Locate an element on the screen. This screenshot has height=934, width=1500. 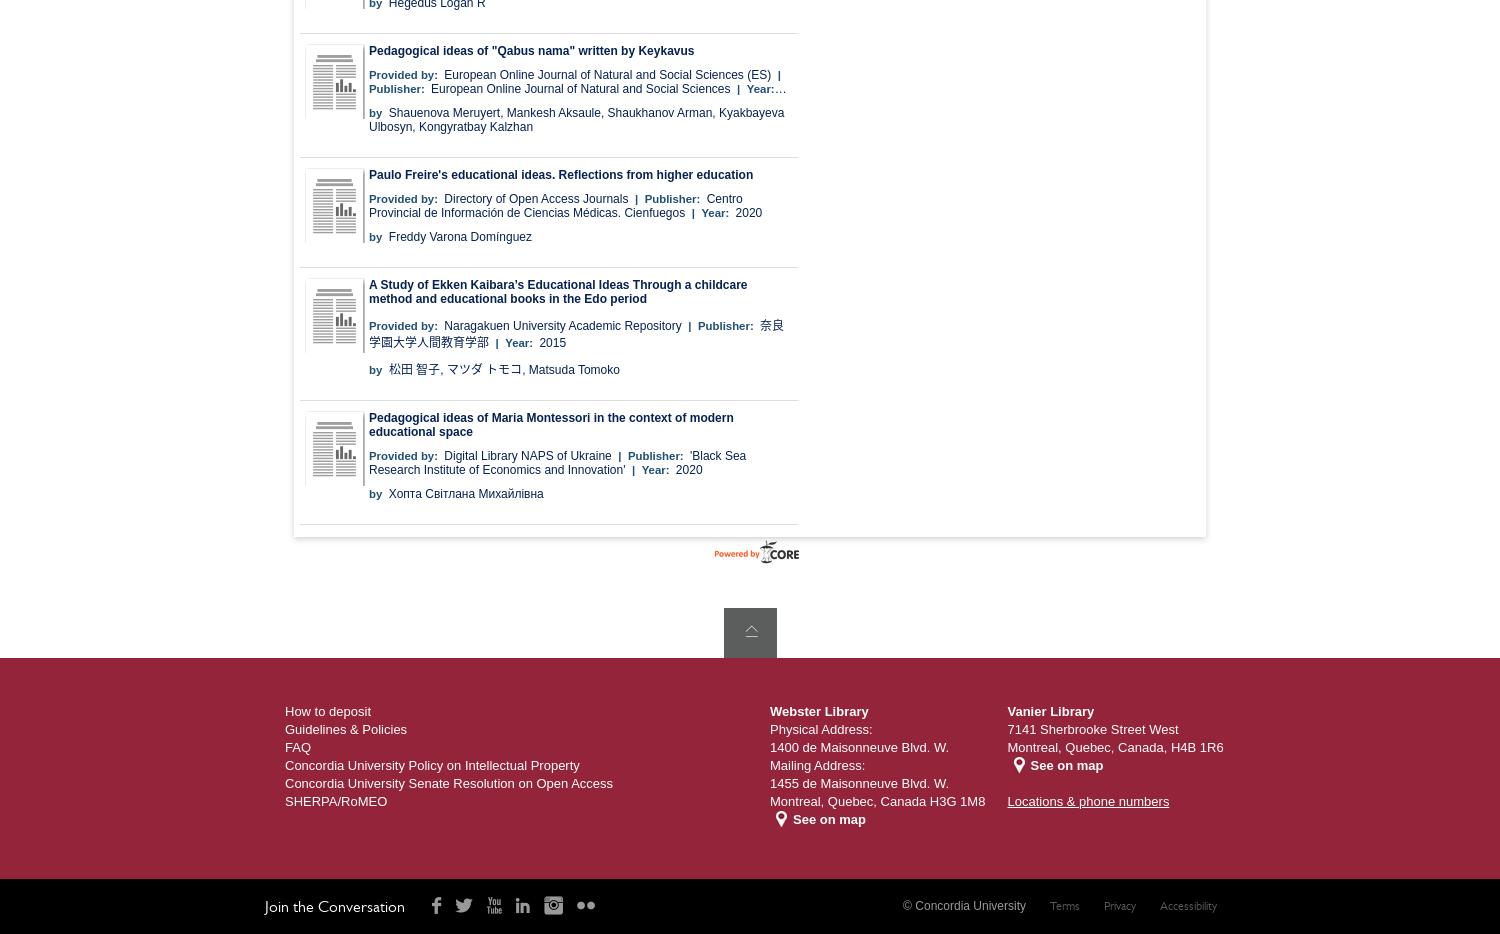
''Black Sea Research Institute of Economics and Innovation'' is located at coordinates (557, 462).